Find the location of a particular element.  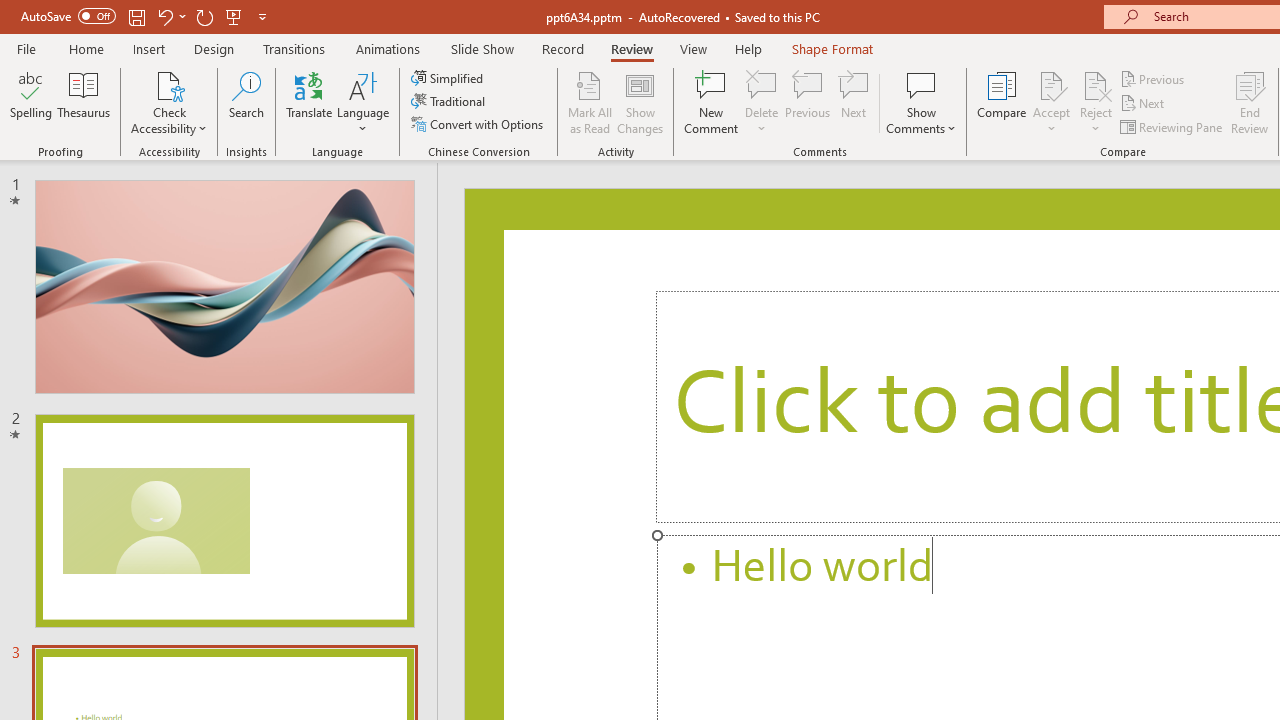

'Save' is located at coordinates (135, 16).